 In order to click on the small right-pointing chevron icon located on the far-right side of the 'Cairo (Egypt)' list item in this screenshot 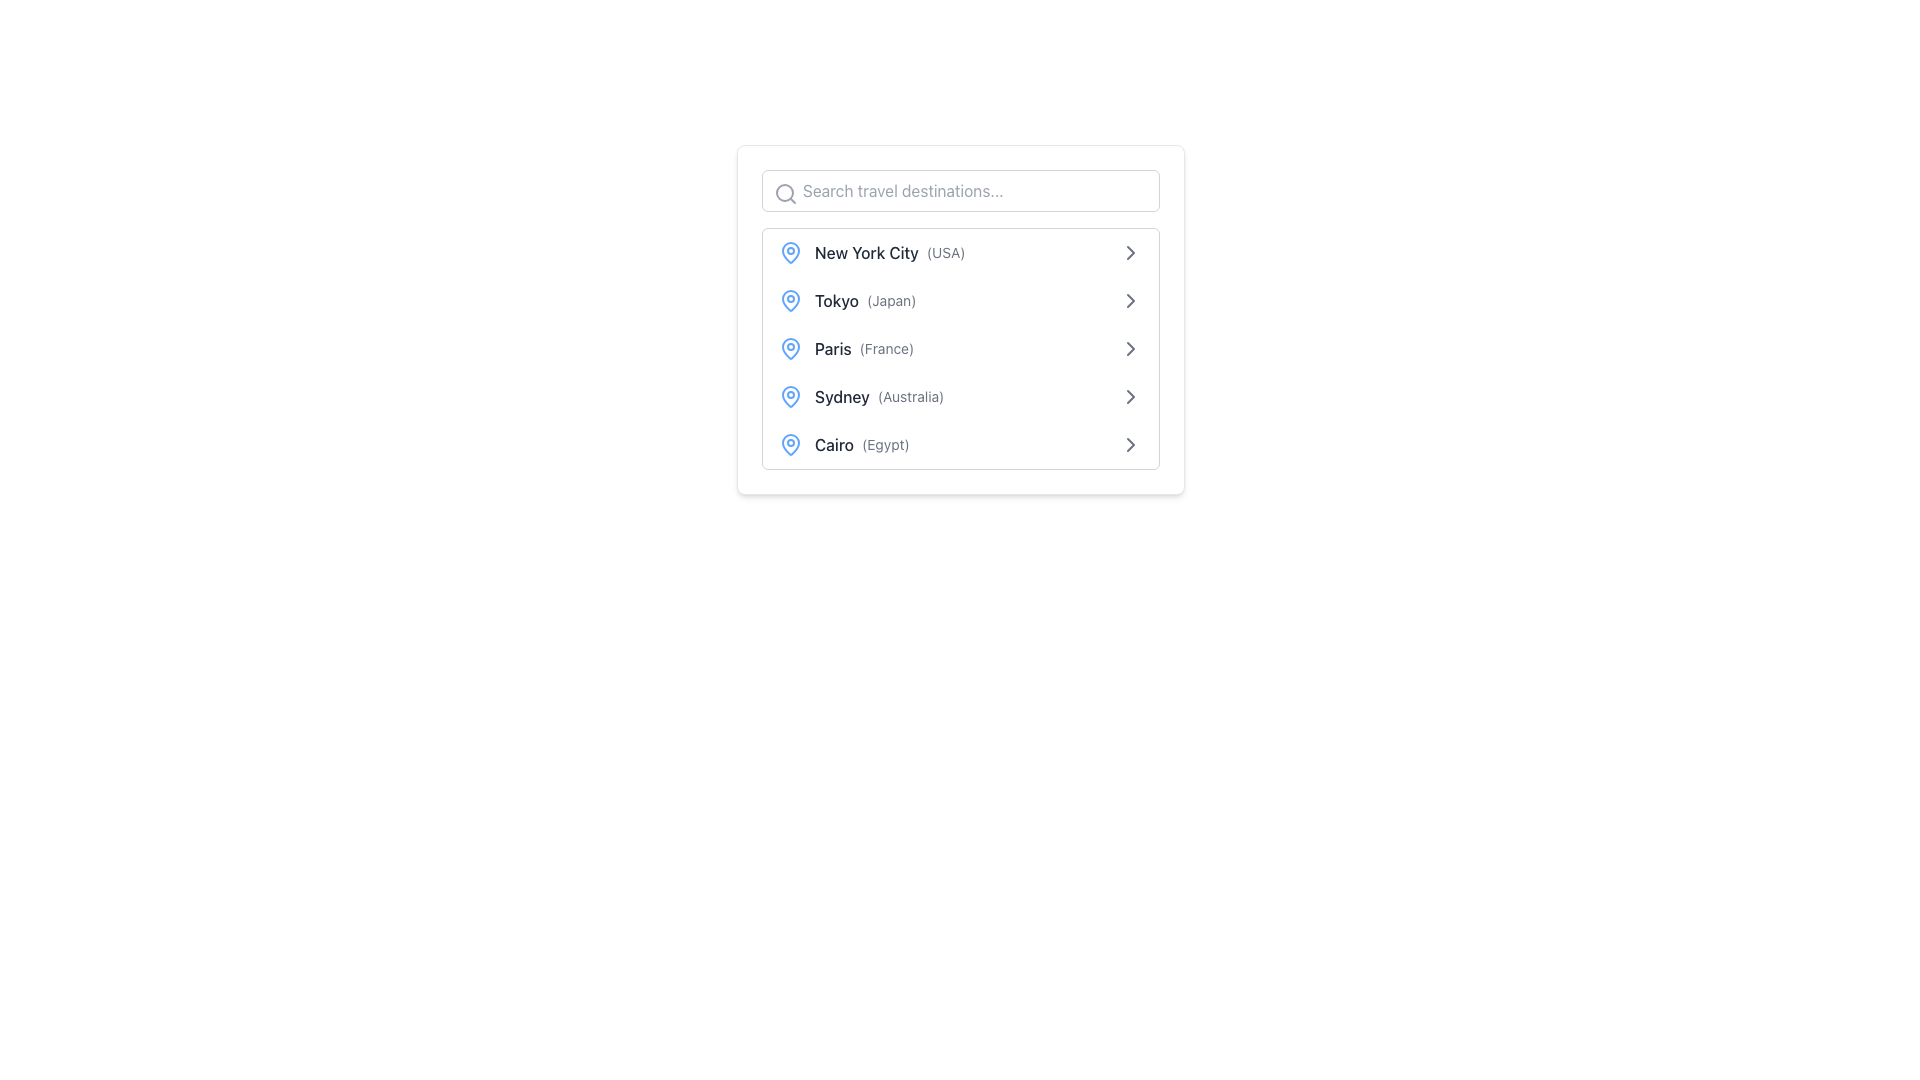, I will do `click(1131, 443)`.